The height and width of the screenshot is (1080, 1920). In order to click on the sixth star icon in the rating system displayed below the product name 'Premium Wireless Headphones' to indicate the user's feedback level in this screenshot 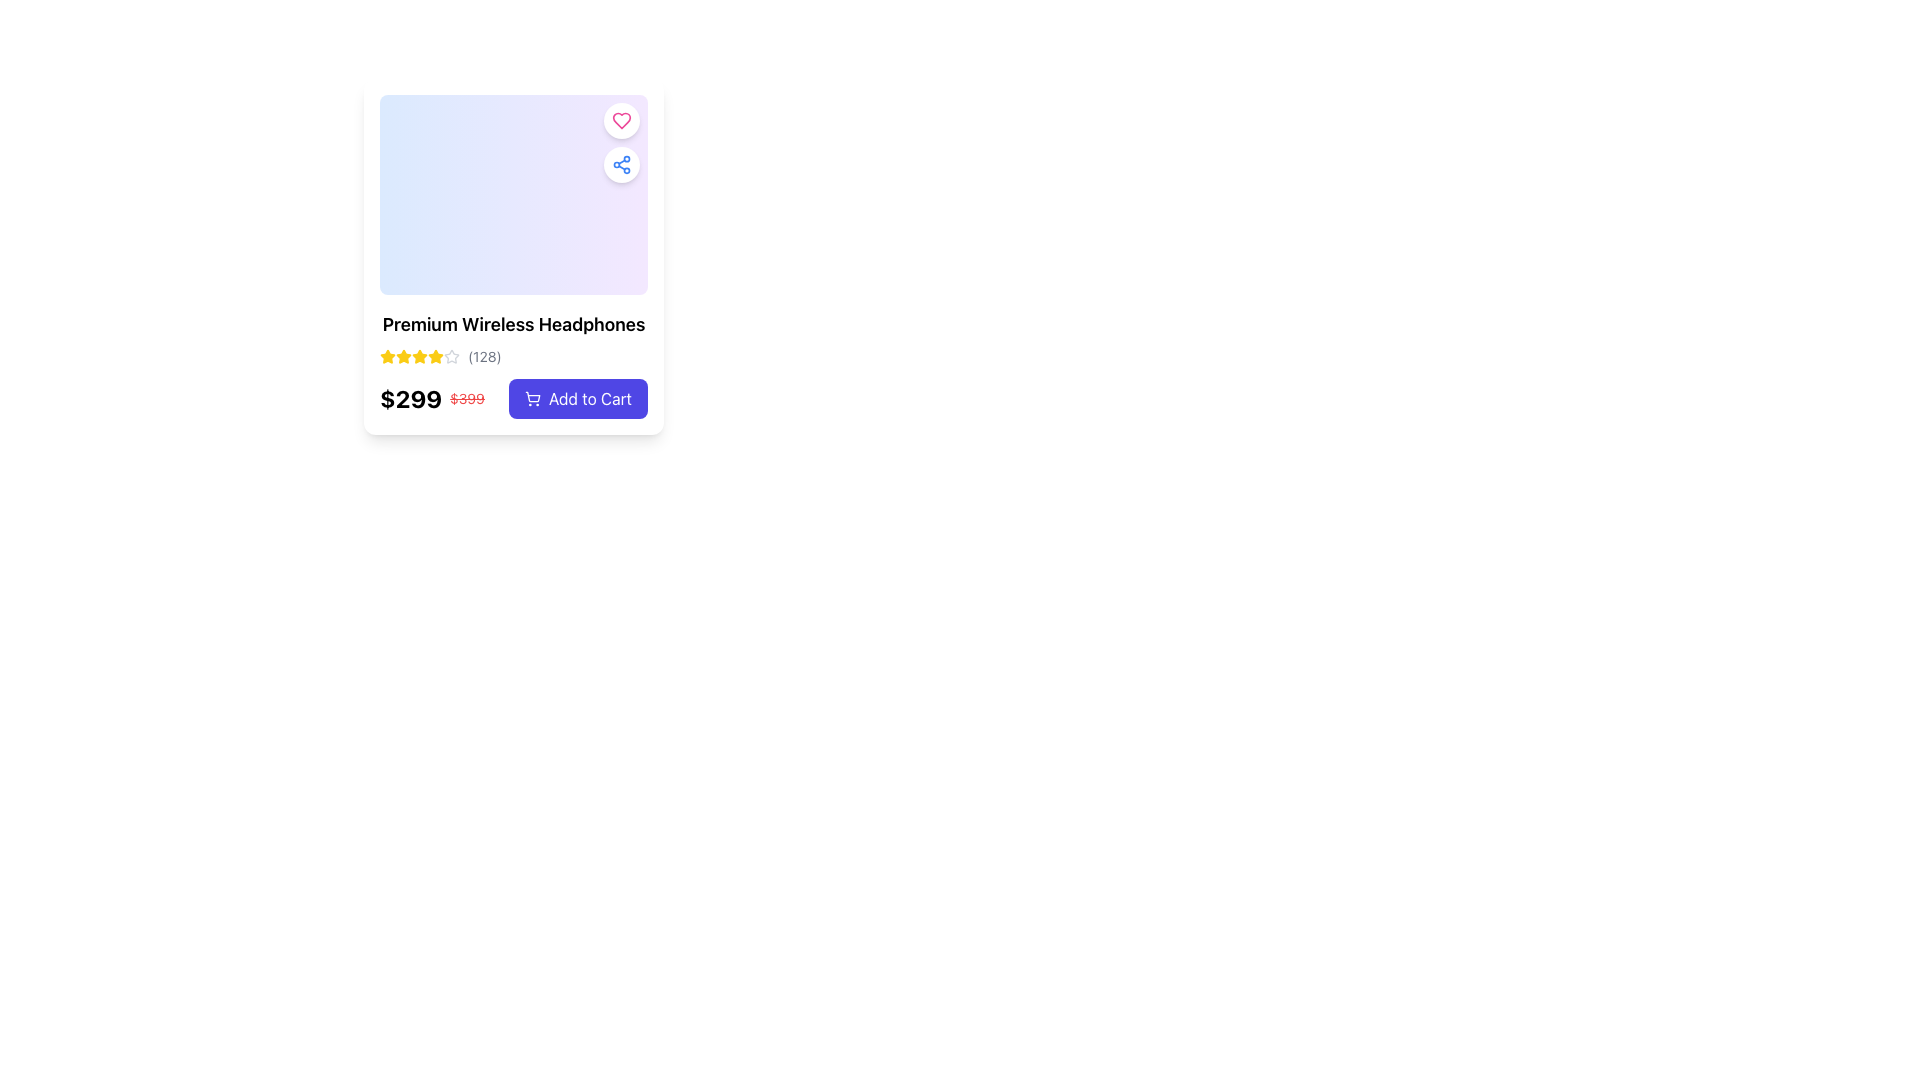, I will do `click(435, 356)`.